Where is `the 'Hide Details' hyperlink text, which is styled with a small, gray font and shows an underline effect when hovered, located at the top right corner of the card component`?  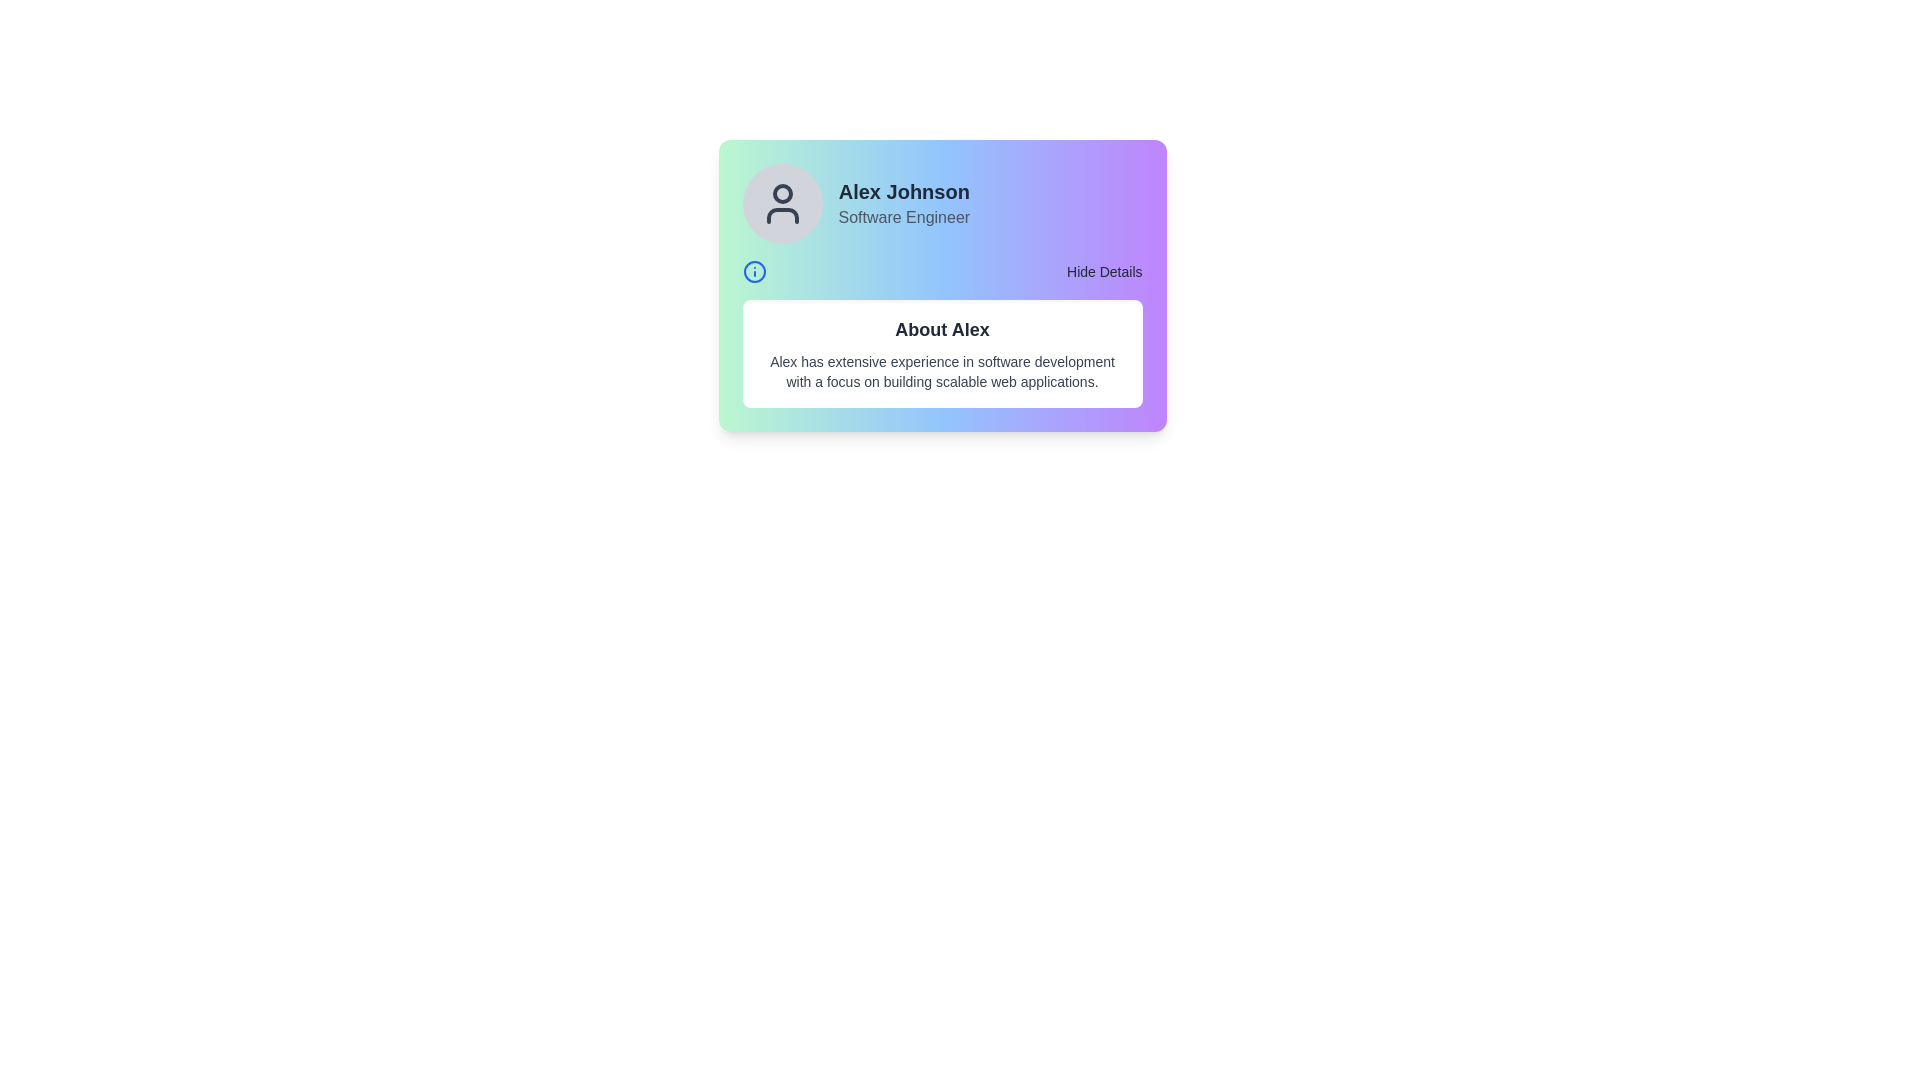 the 'Hide Details' hyperlink text, which is styled with a small, gray font and shows an underline effect when hovered, located at the top right corner of the card component is located at coordinates (1103, 272).